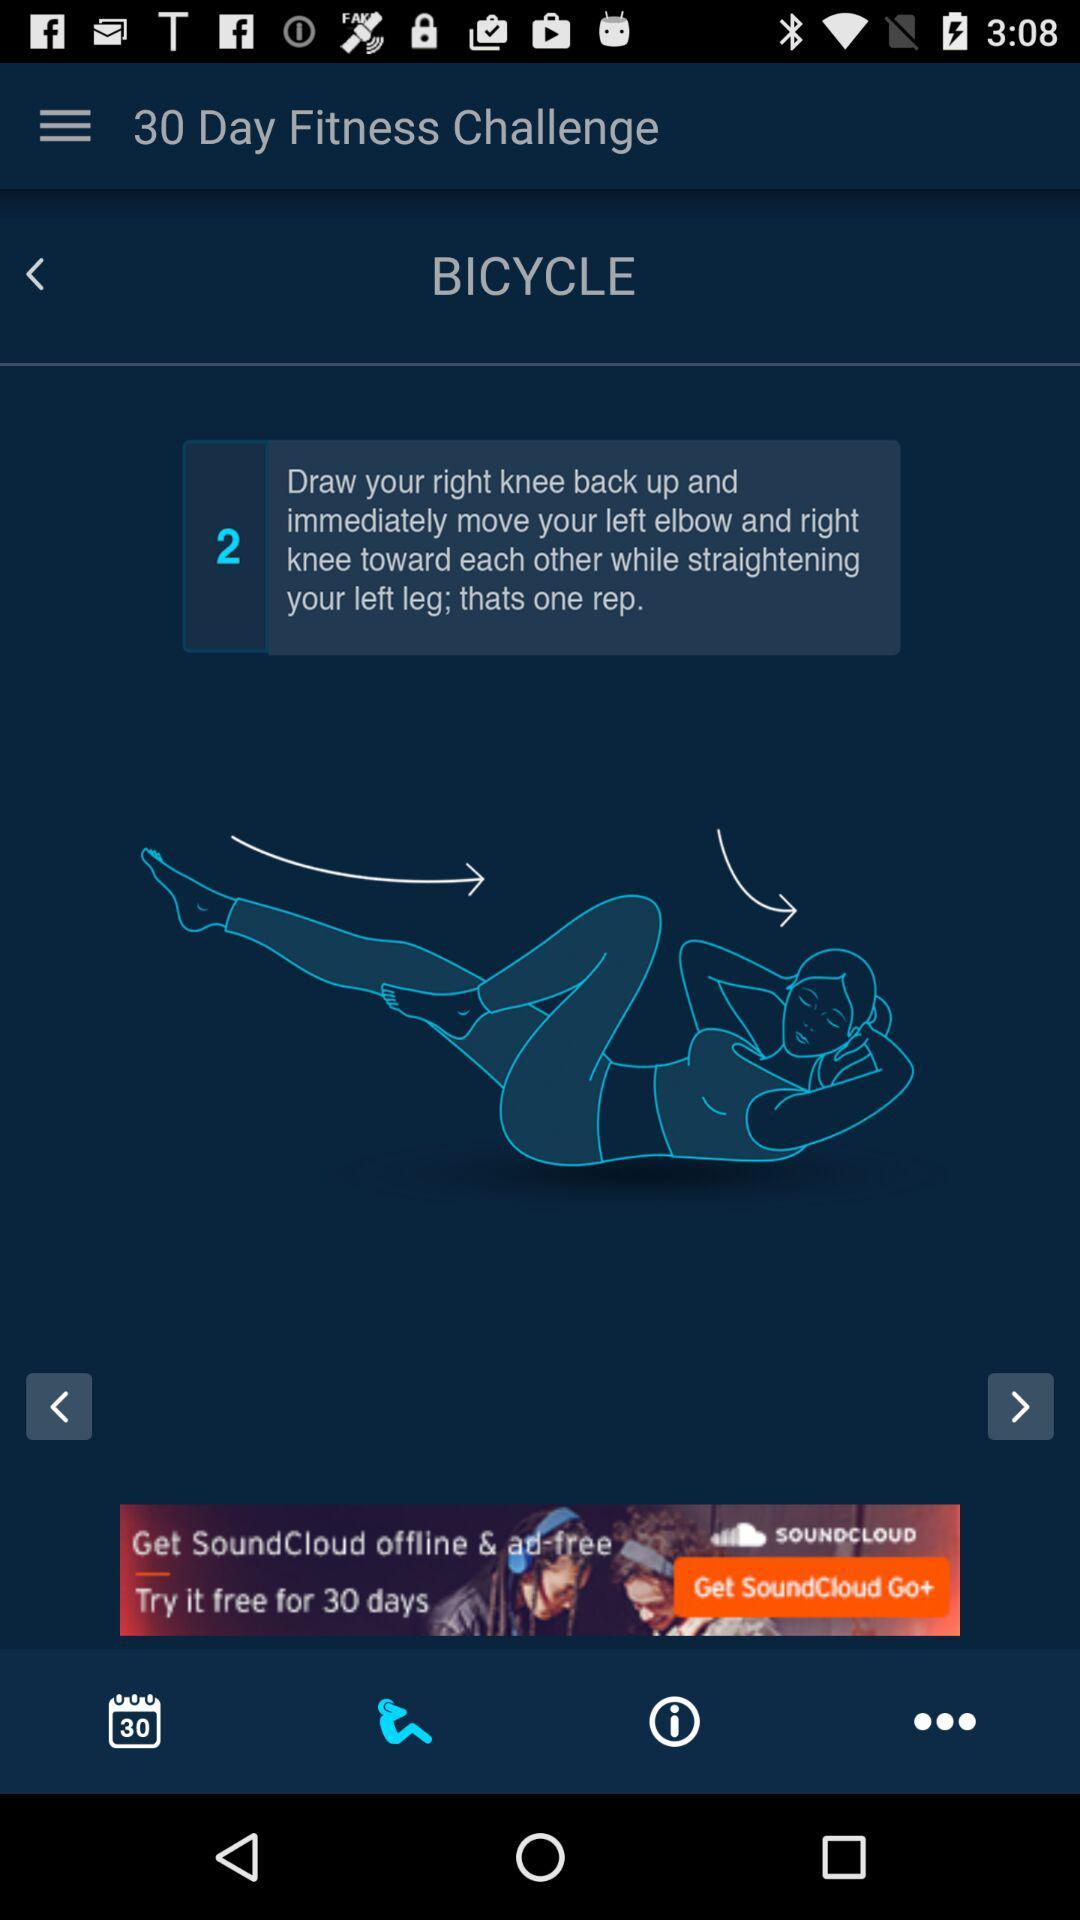 This screenshot has width=1080, height=1920. What do you see at coordinates (58, 1505) in the screenshot?
I see `the arrow_backward icon` at bounding box center [58, 1505].